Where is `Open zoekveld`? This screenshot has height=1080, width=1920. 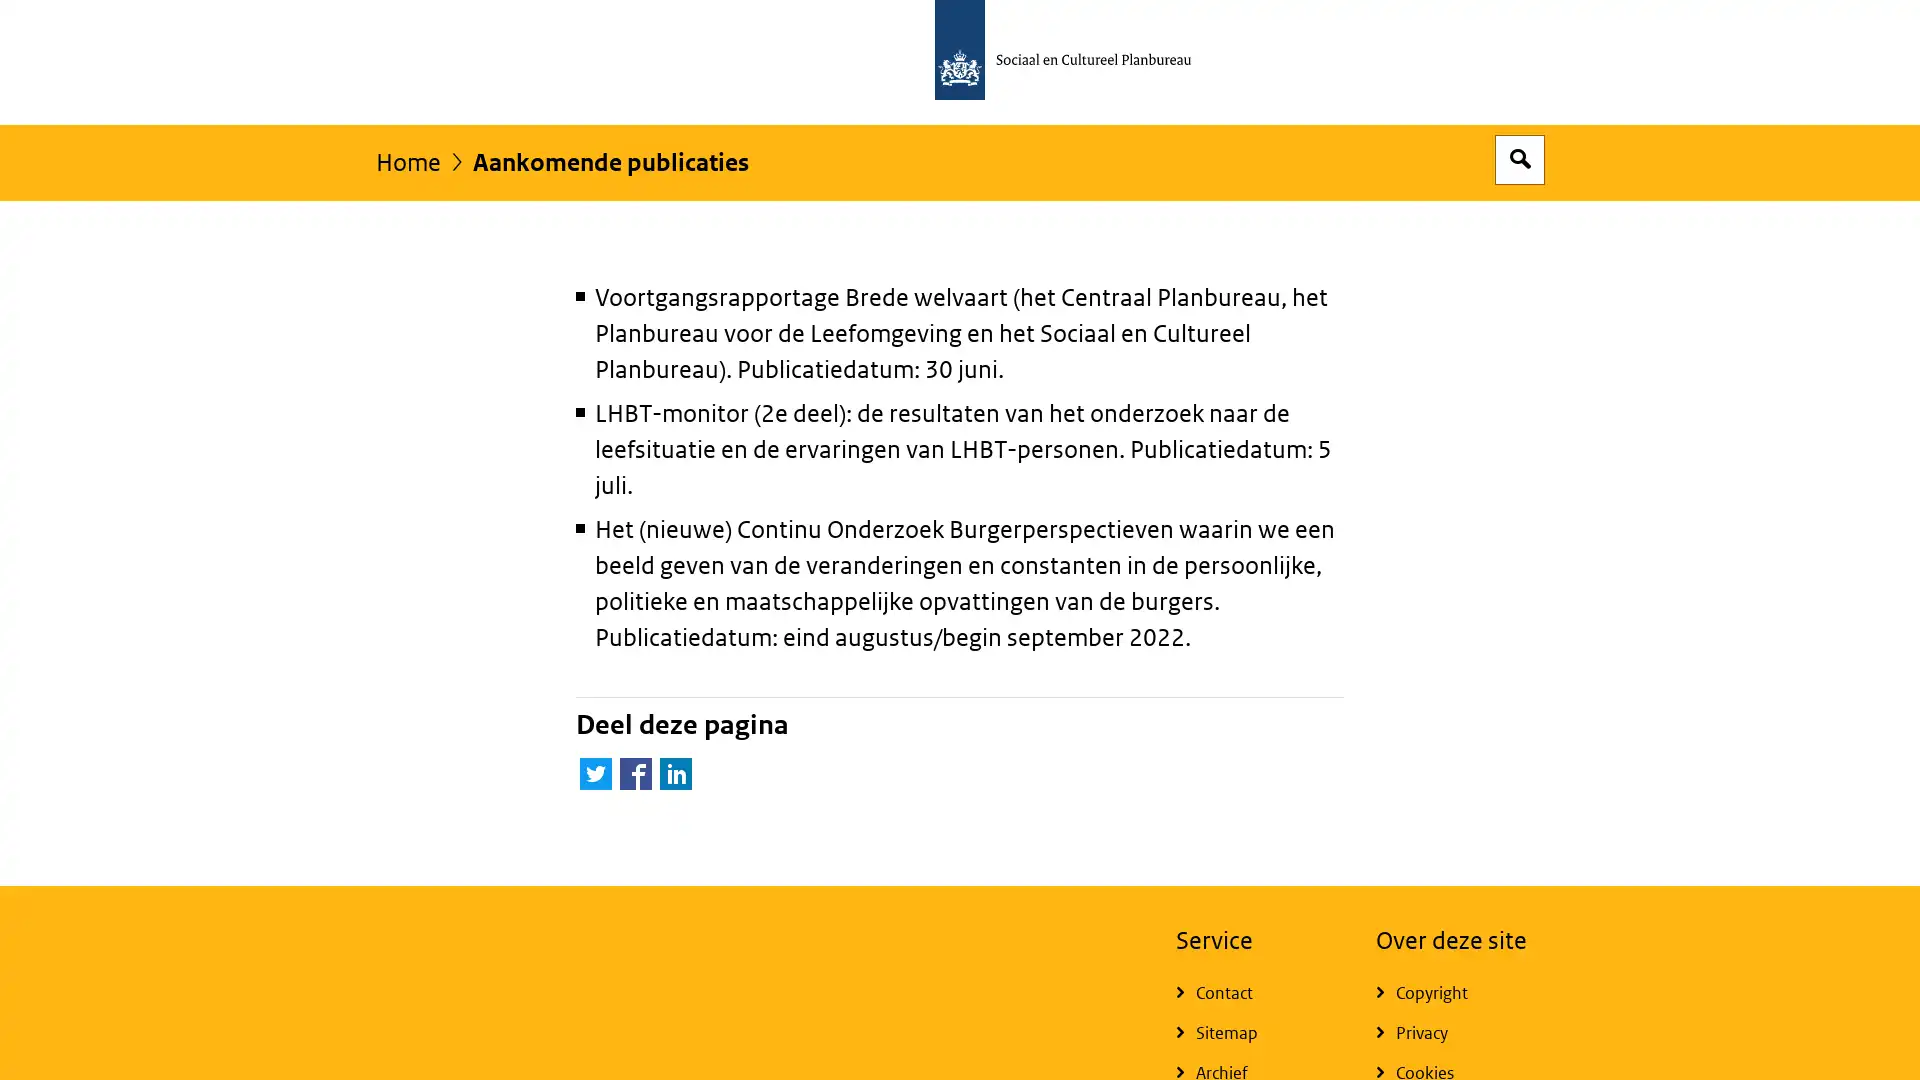 Open zoekveld is located at coordinates (1520, 158).